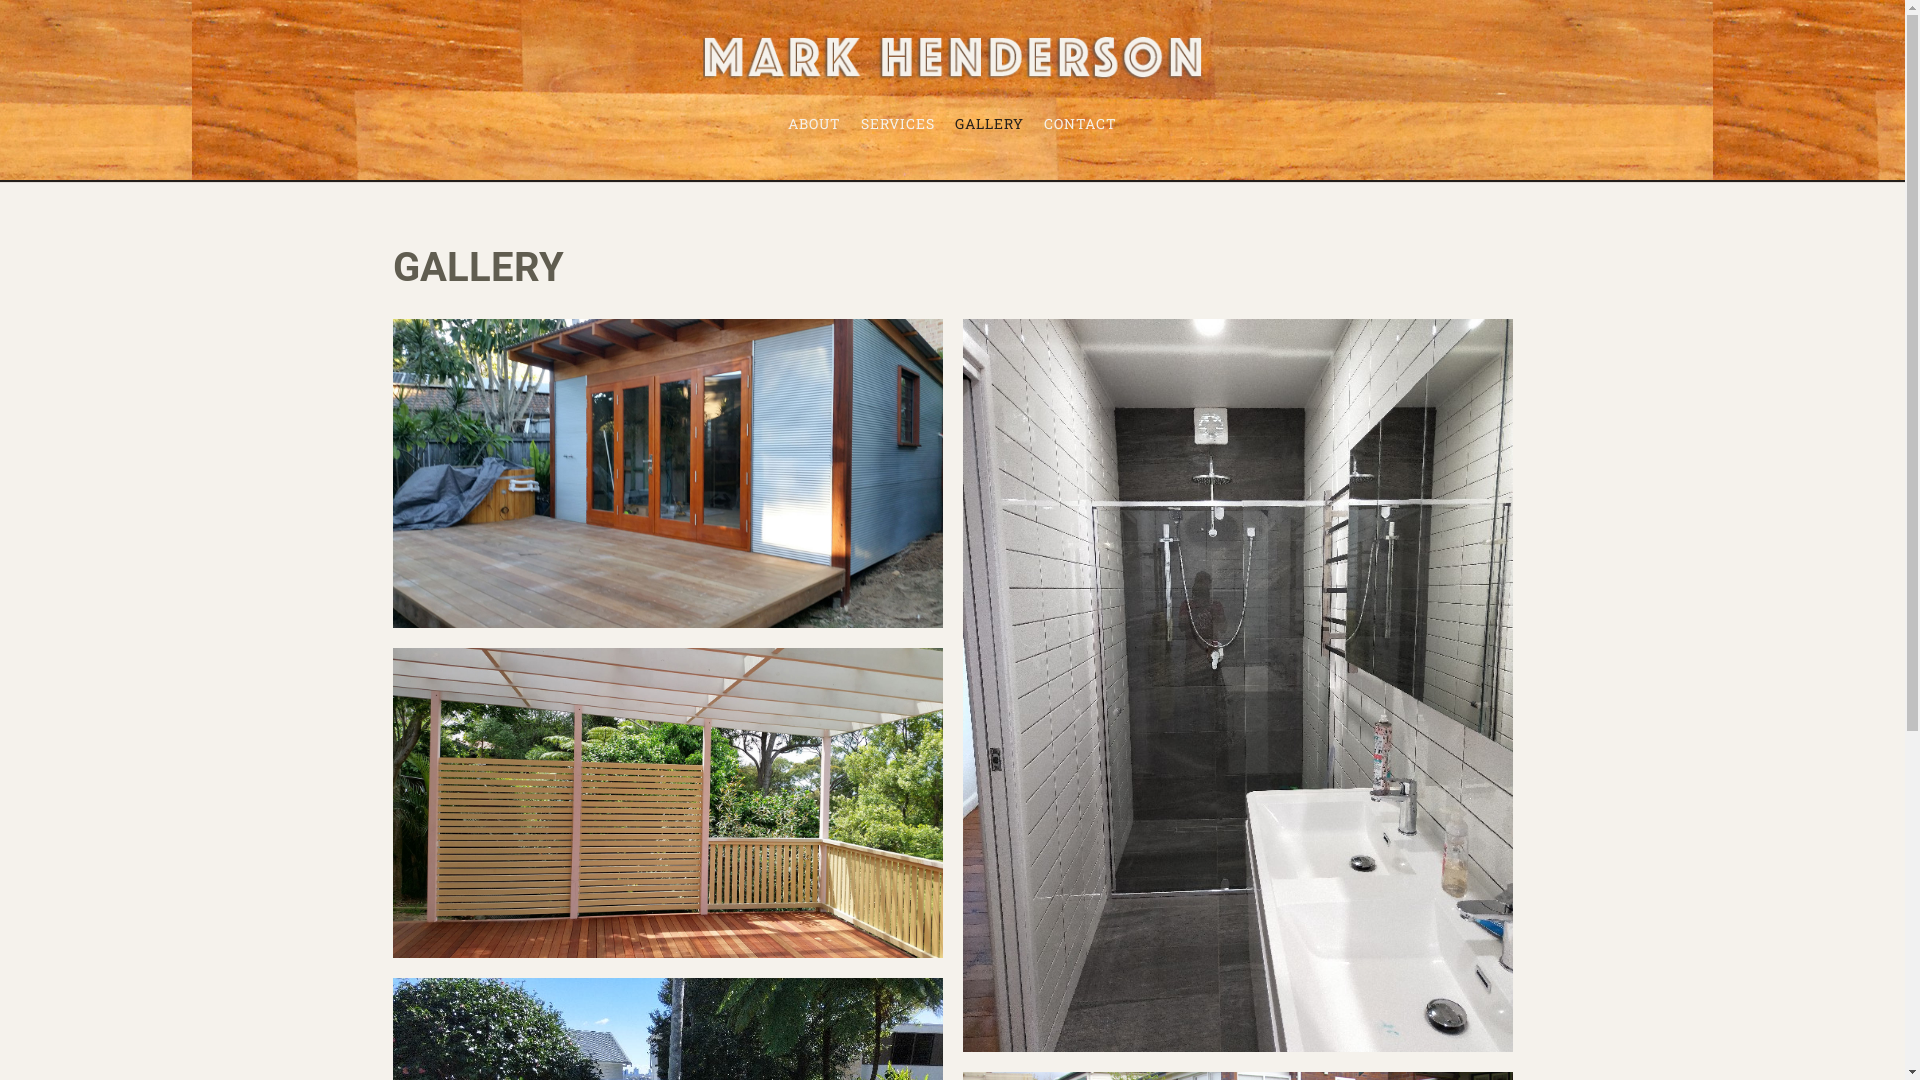 Image resolution: width=1920 pixels, height=1080 pixels. I want to click on 'Bathroom makeover at St Ives', so click(1236, 684).